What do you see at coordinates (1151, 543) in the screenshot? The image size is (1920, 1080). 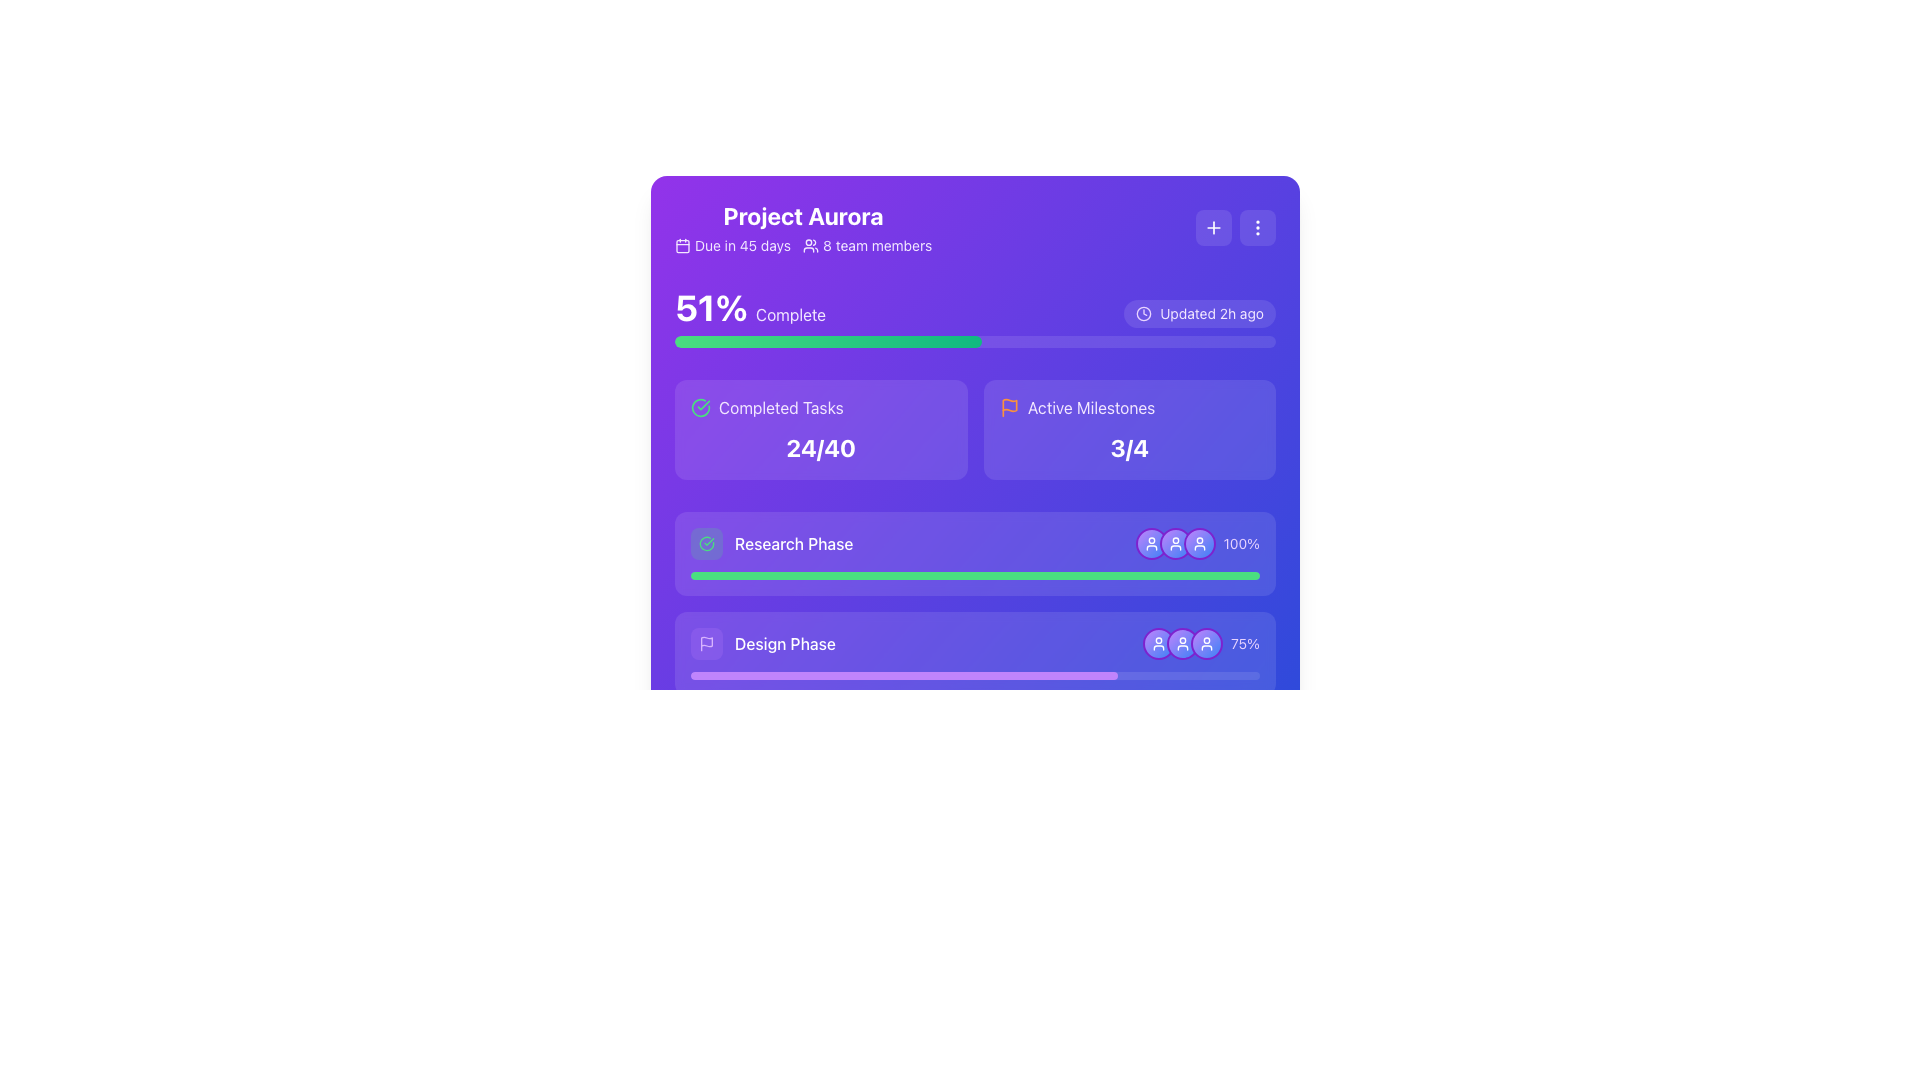 I see `the Profile avatar icon, which is a circular icon with a gradient background transitioning from purple to blue, located to the right of the 'Research Phase' label and progress bar` at bounding box center [1151, 543].